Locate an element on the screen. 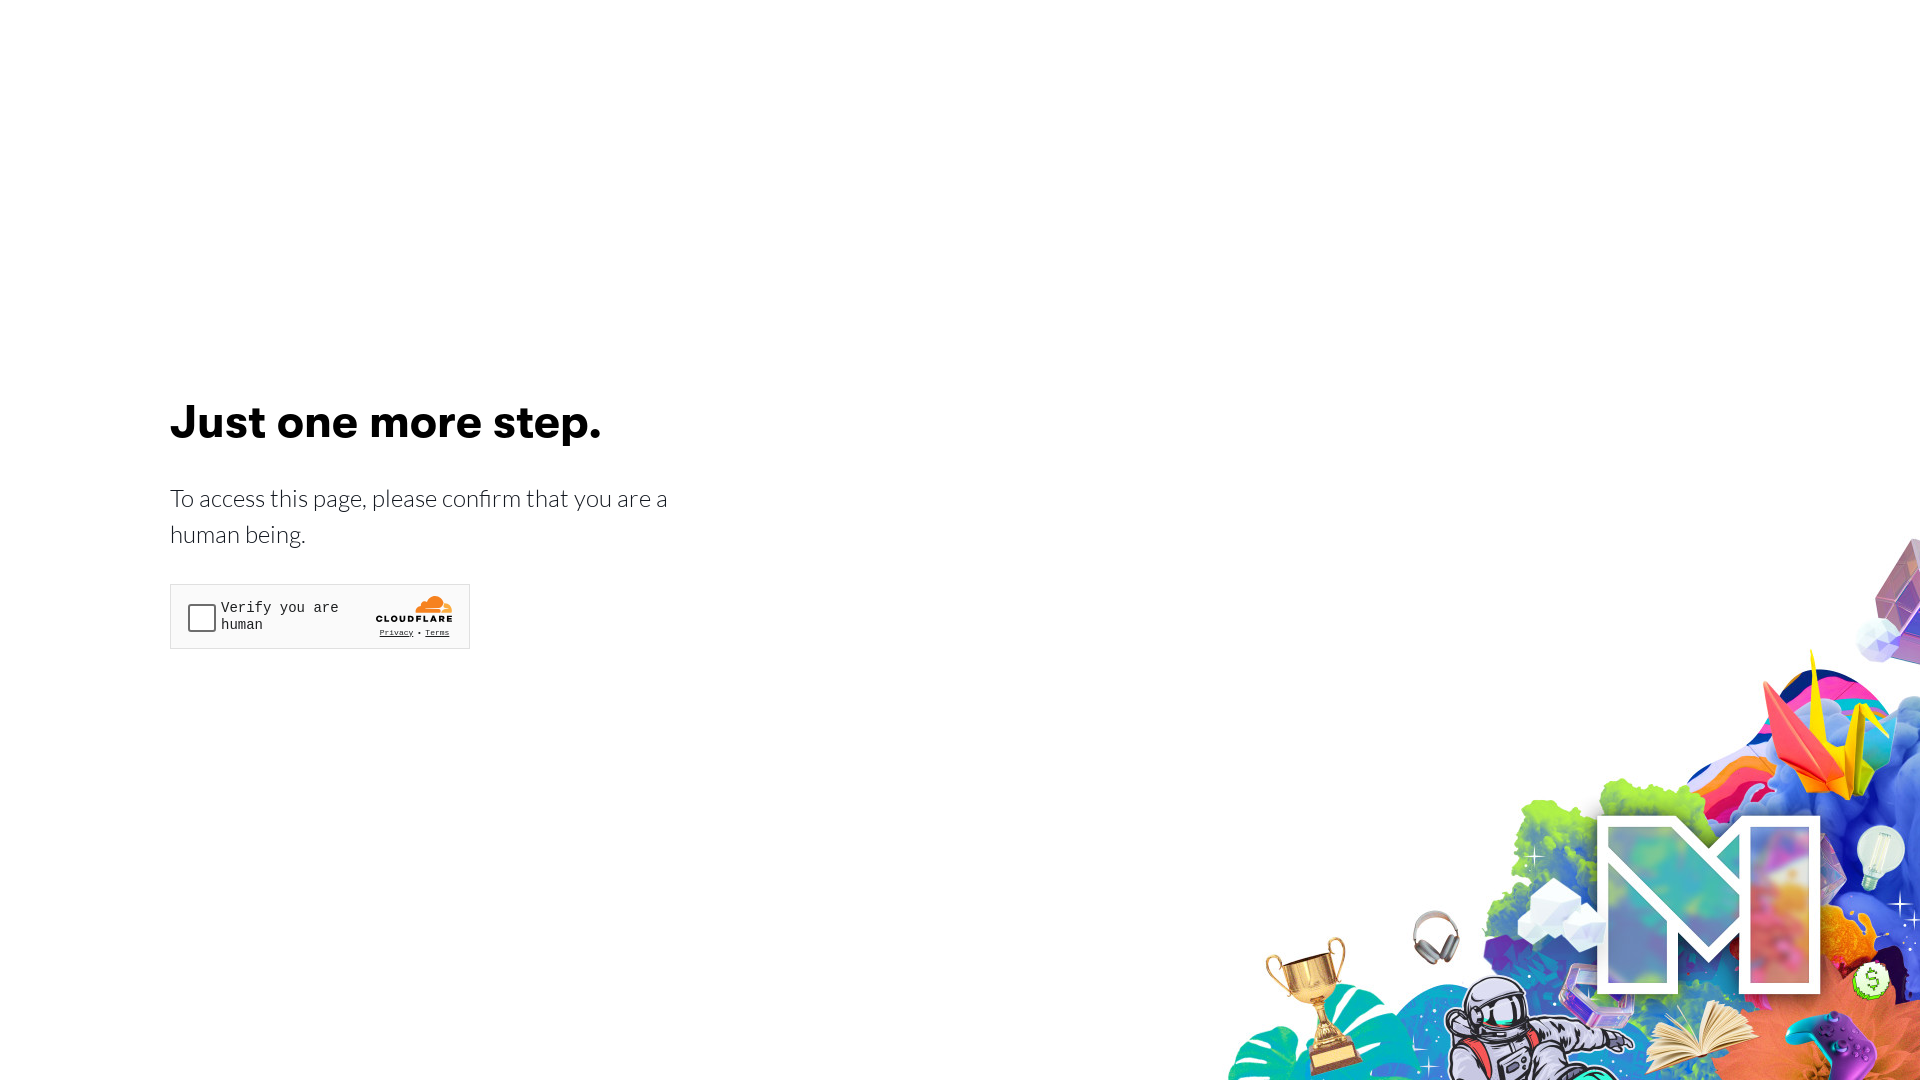  'Widget containing a Cloudflare security challenge' is located at coordinates (320, 615).